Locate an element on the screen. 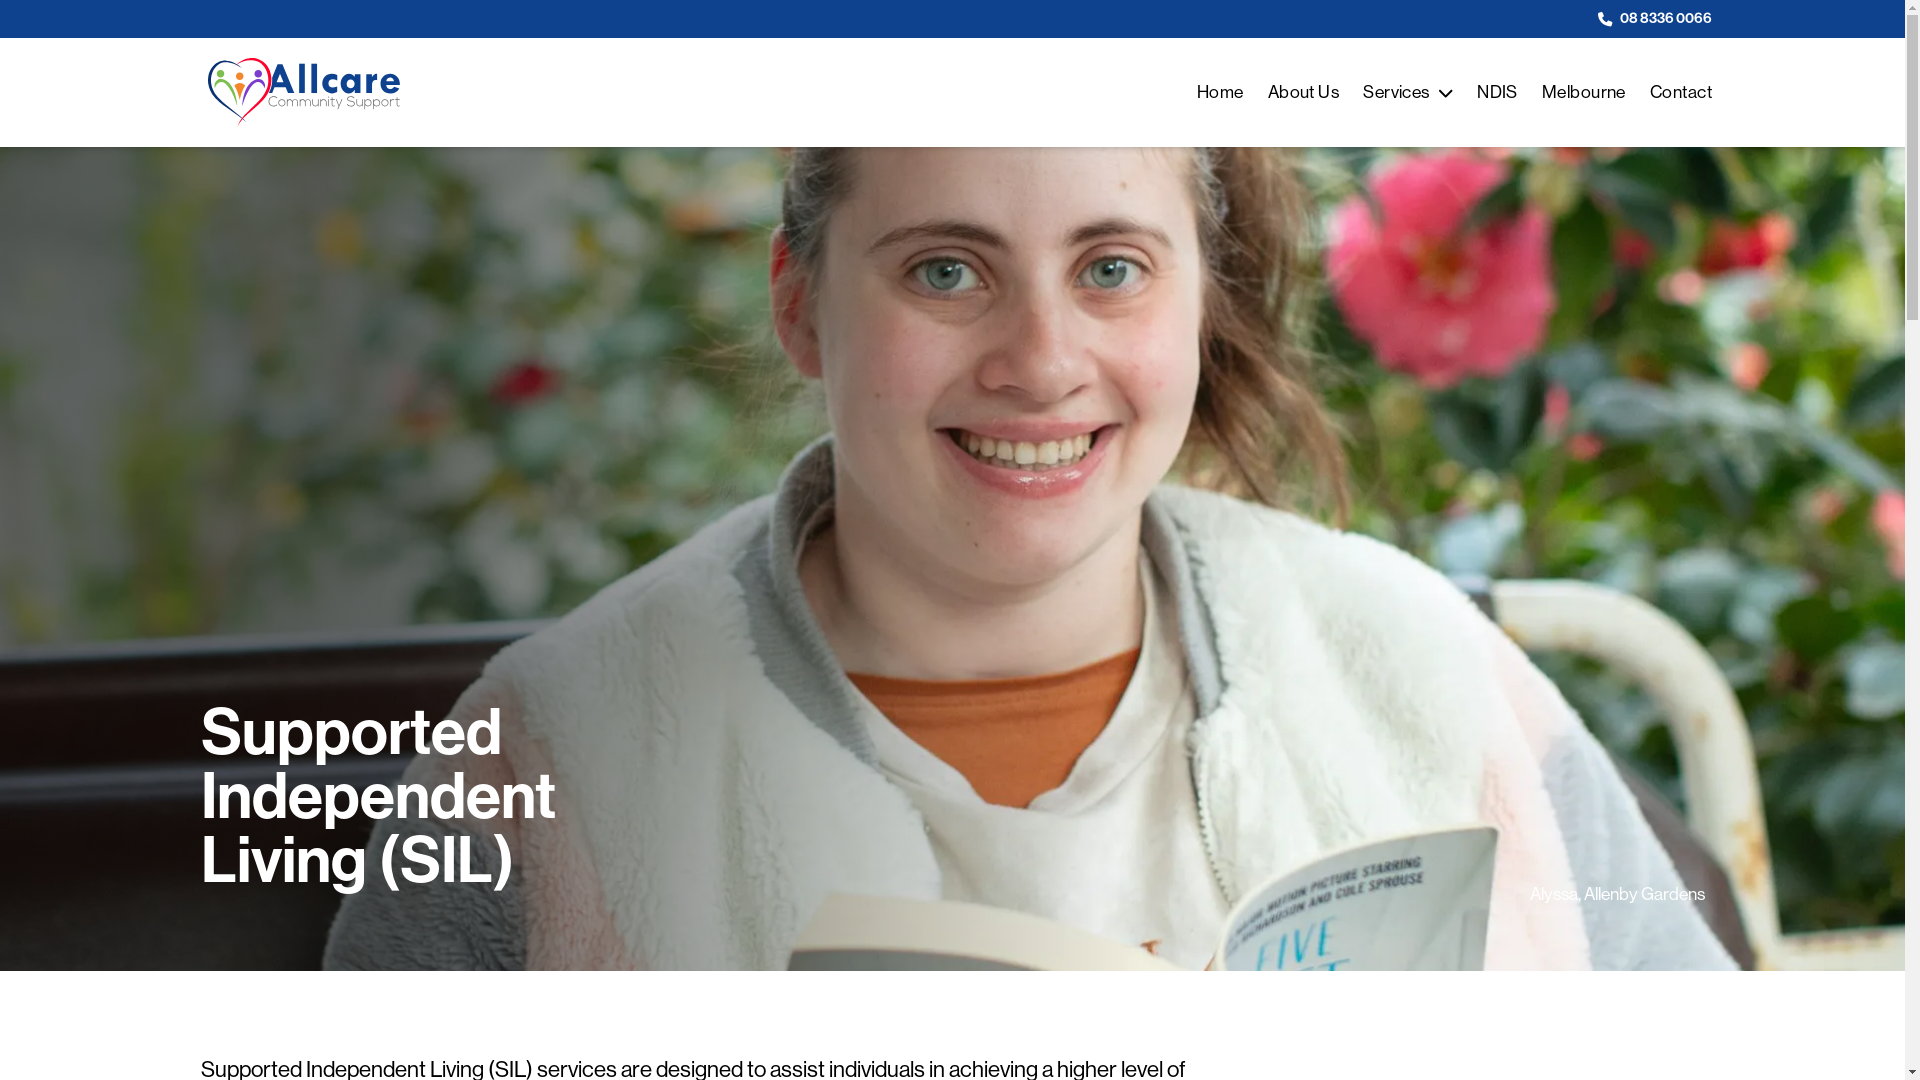  '08 8336 0066' is located at coordinates (1655, 19).